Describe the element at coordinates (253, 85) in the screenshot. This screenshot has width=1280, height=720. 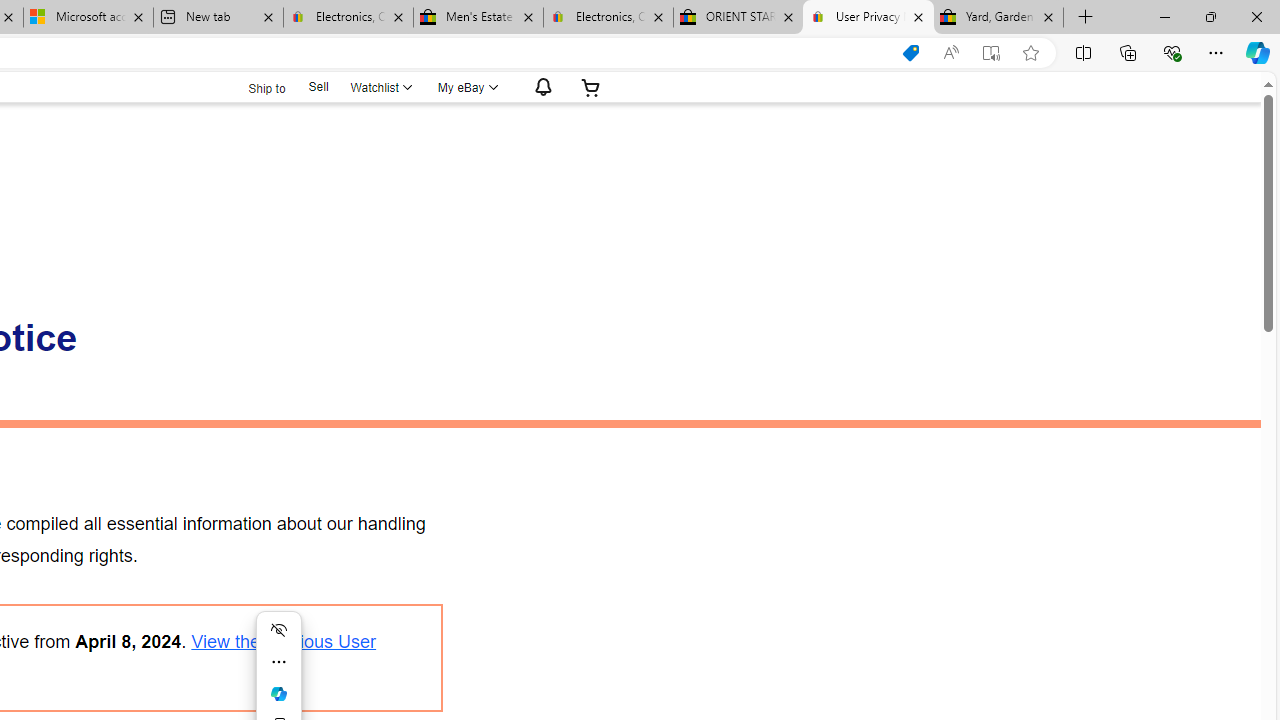
I see `'Ship to'` at that location.